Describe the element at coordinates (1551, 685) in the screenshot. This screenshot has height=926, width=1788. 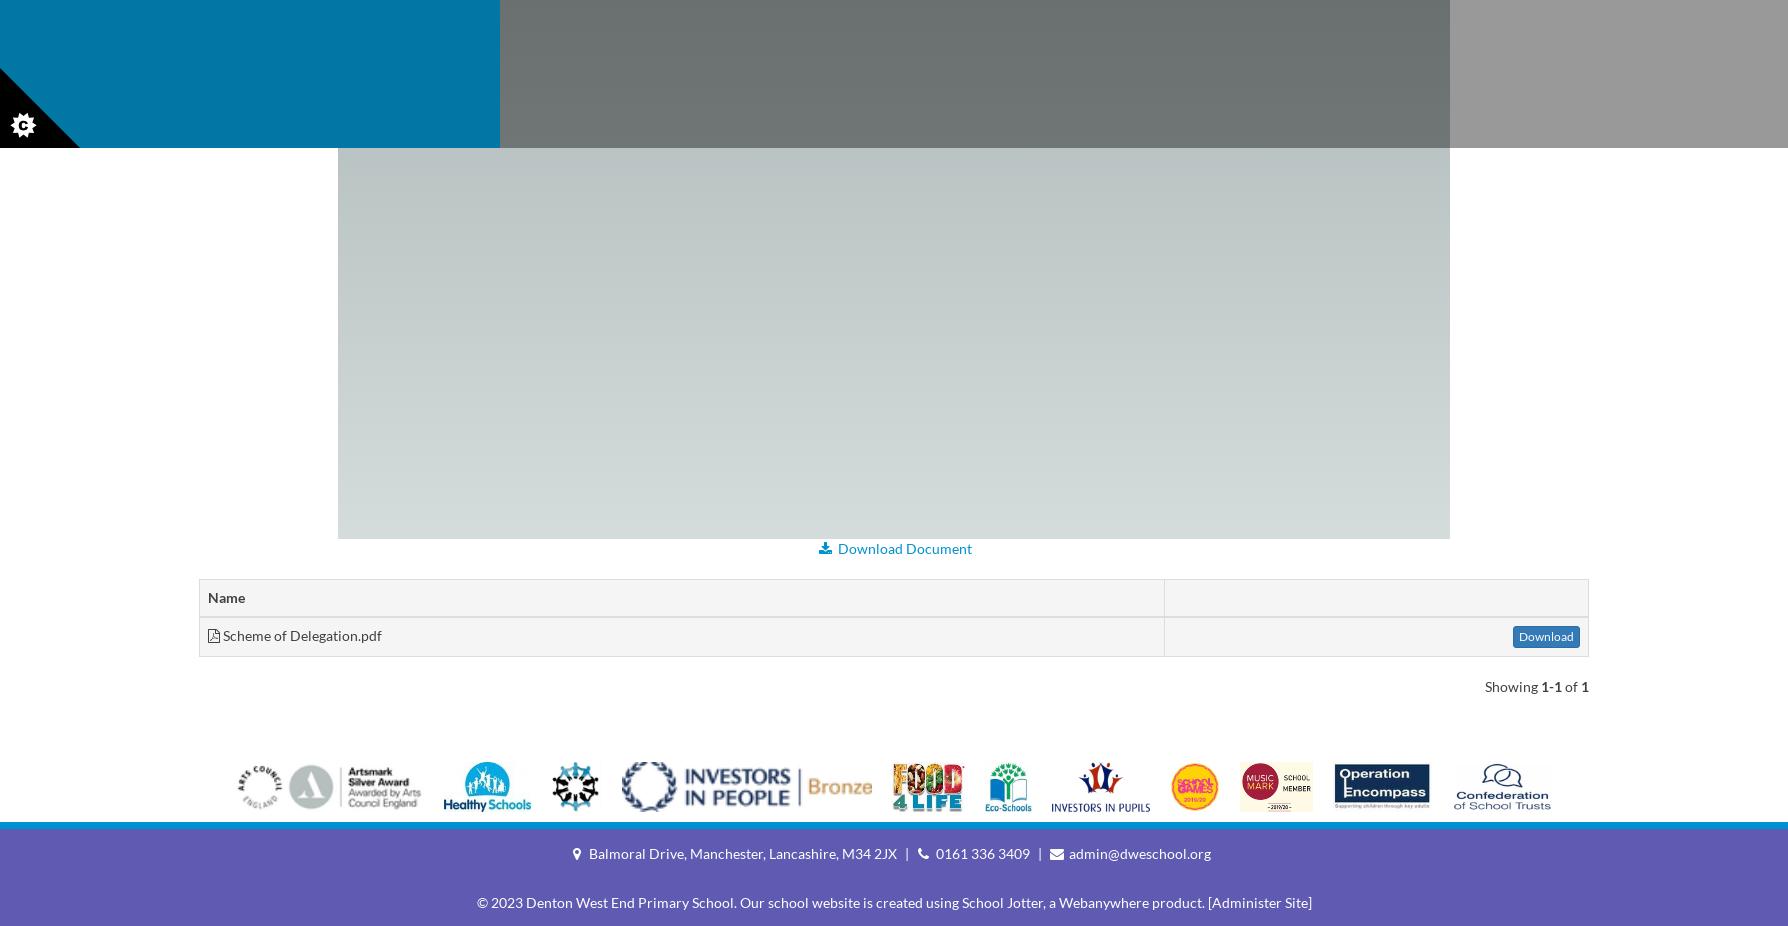
I see `'1-1'` at that location.